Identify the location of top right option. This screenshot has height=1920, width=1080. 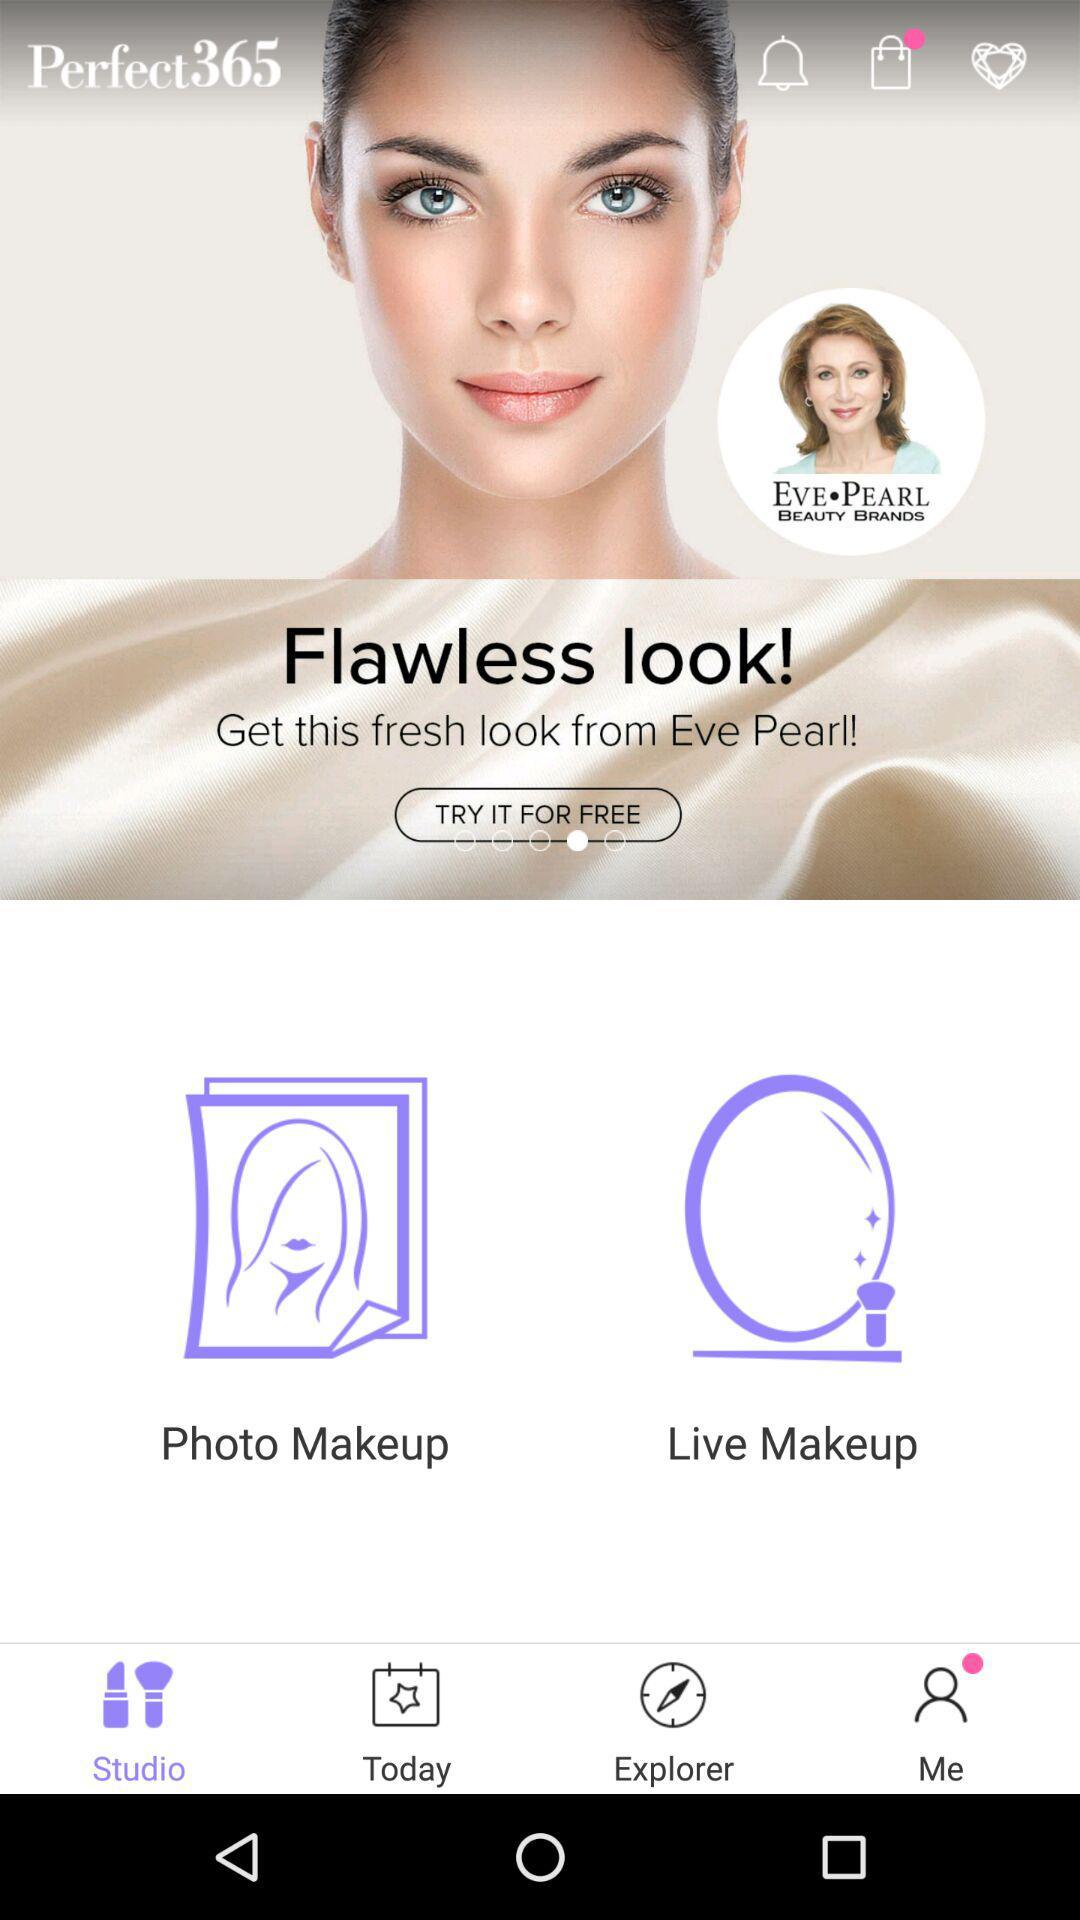
(999, 62).